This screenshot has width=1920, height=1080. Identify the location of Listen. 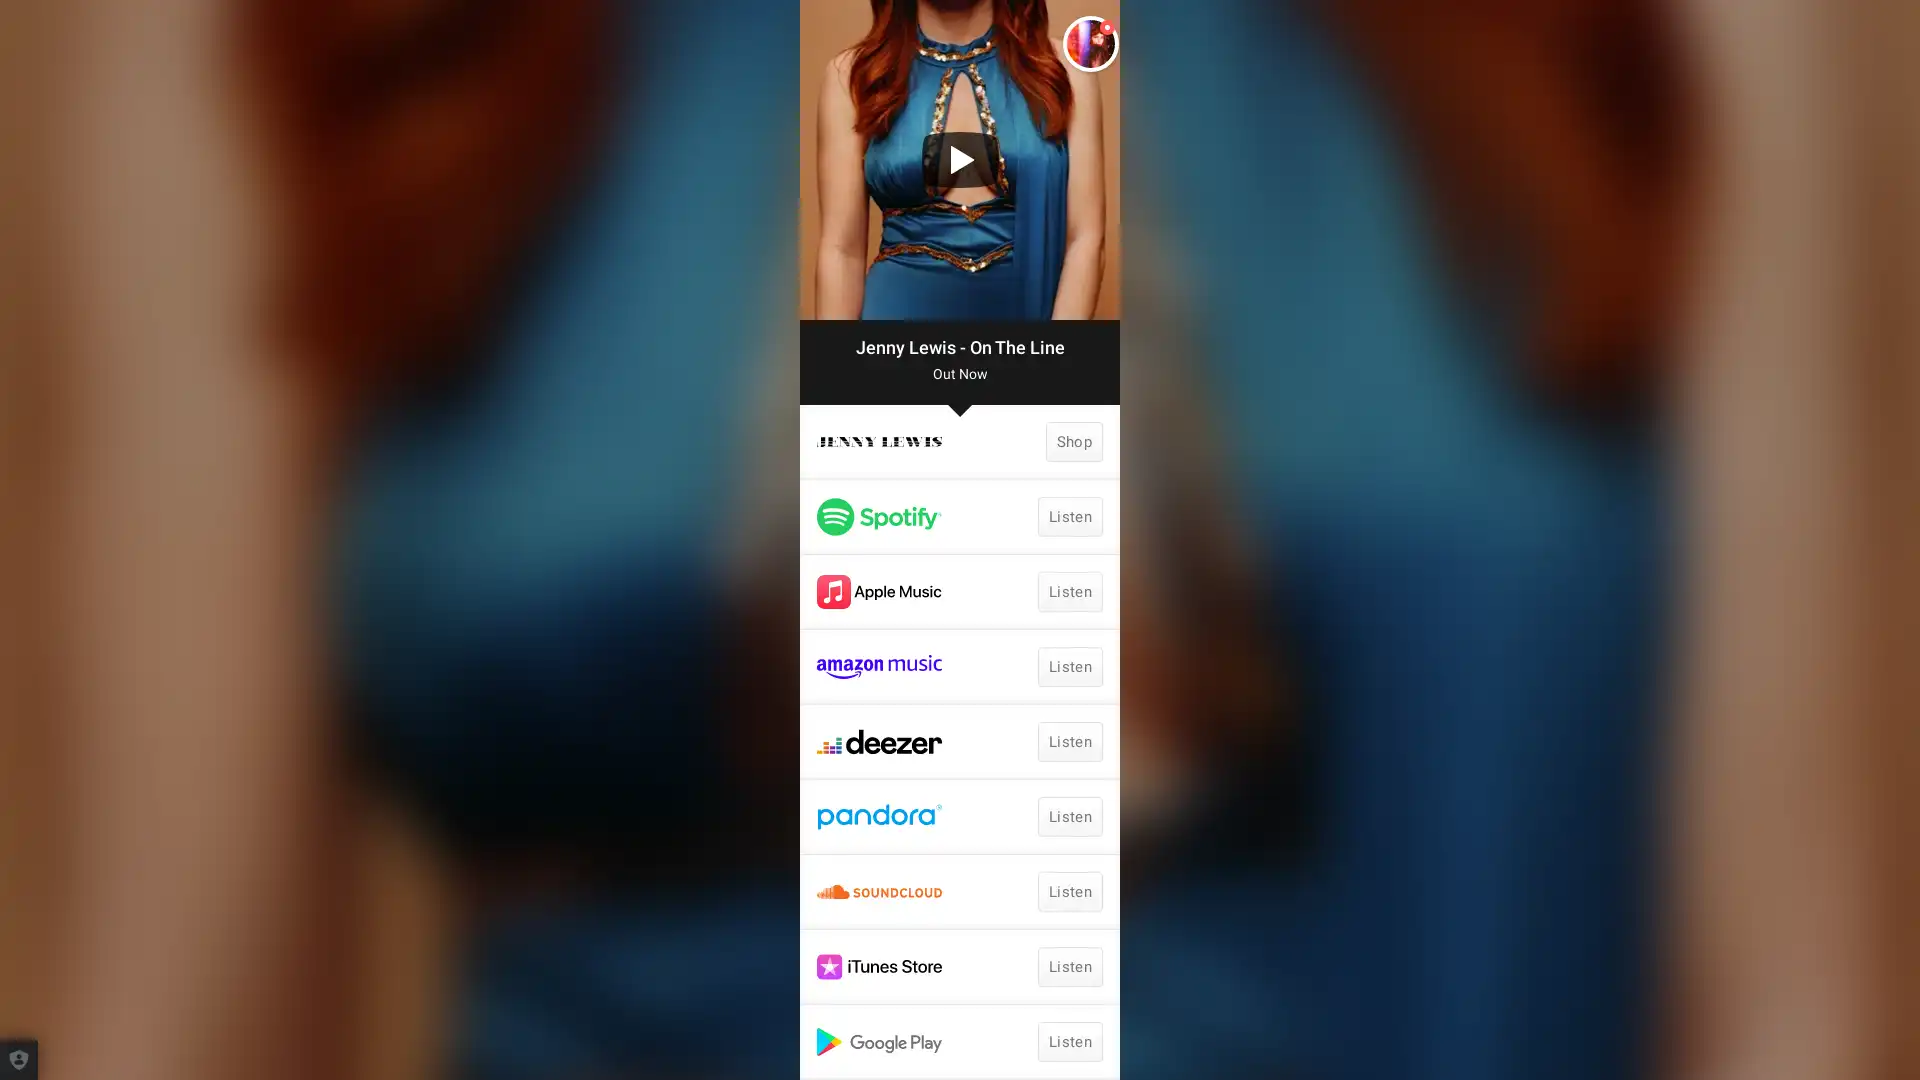
(1069, 667).